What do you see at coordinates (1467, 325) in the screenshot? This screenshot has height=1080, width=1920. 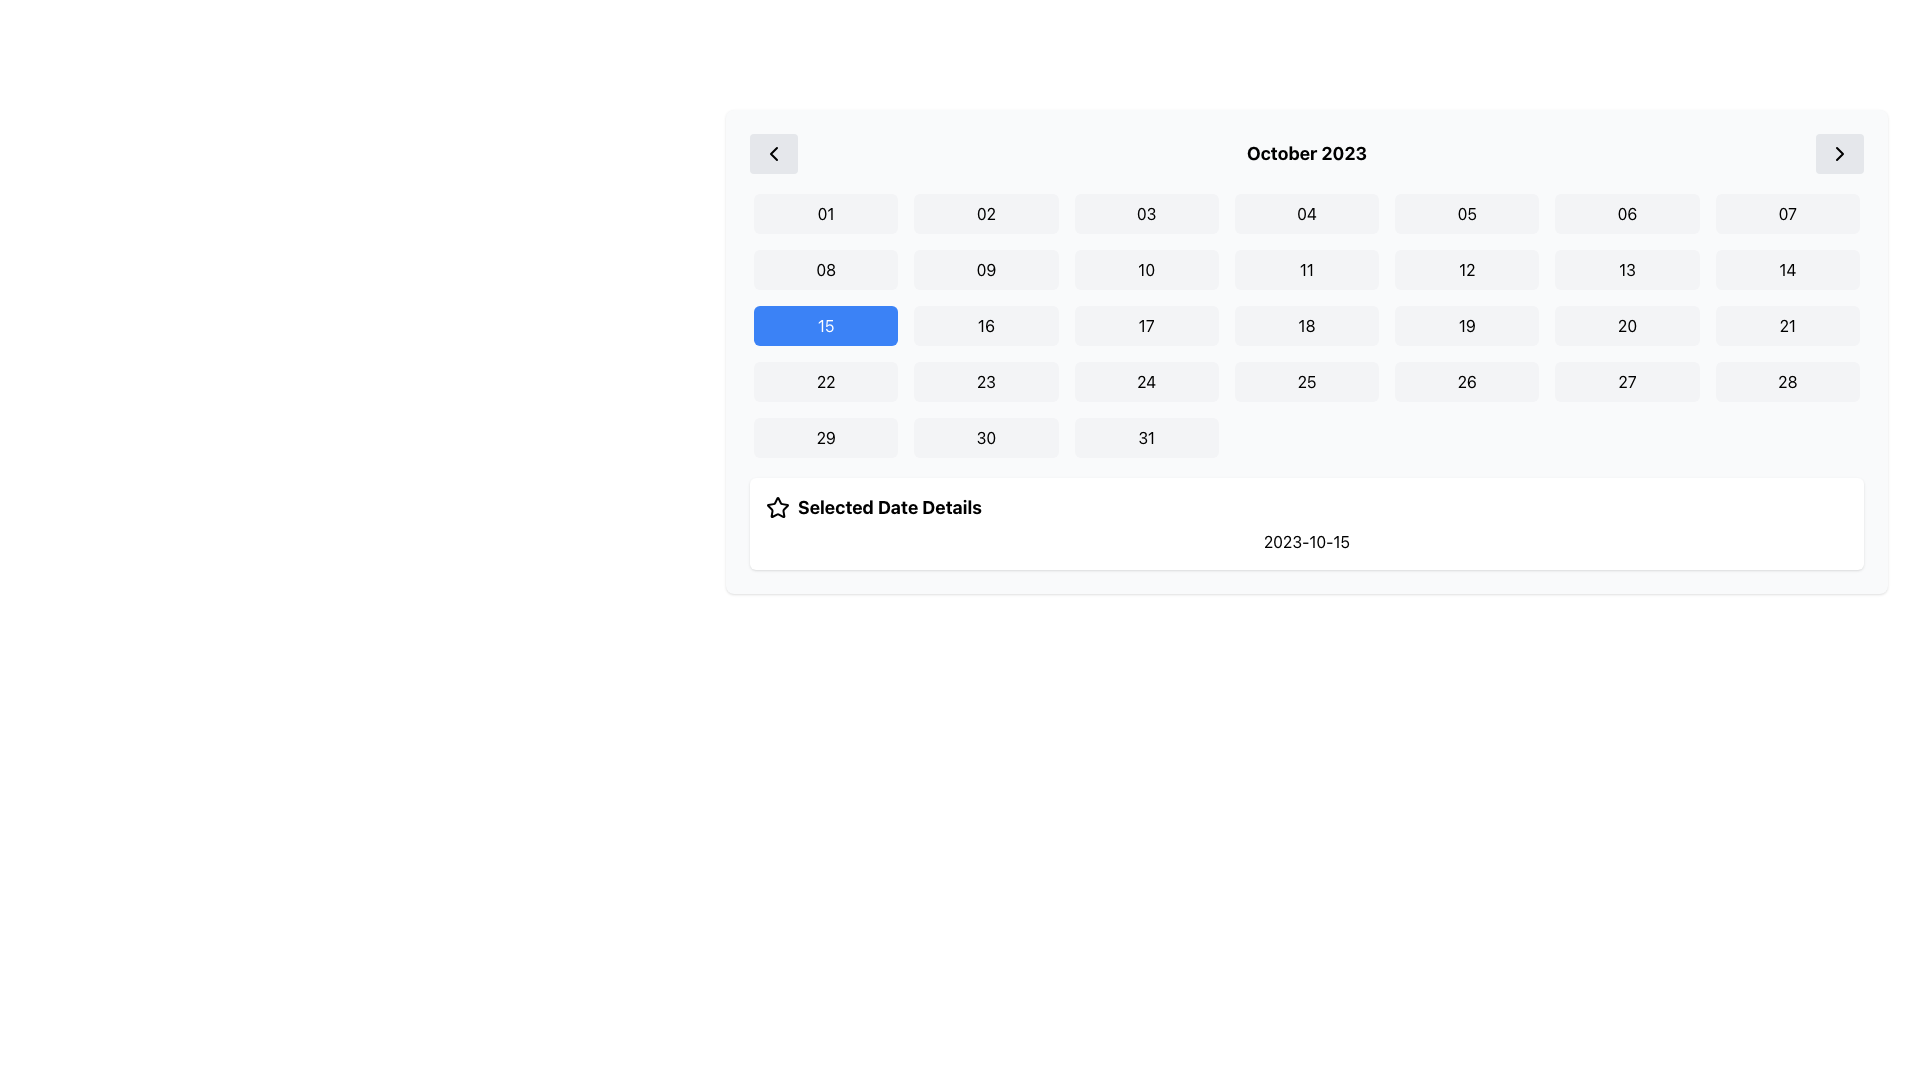 I see `the selectable day button representing the 19th day of the calendar grid` at bounding box center [1467, 325].